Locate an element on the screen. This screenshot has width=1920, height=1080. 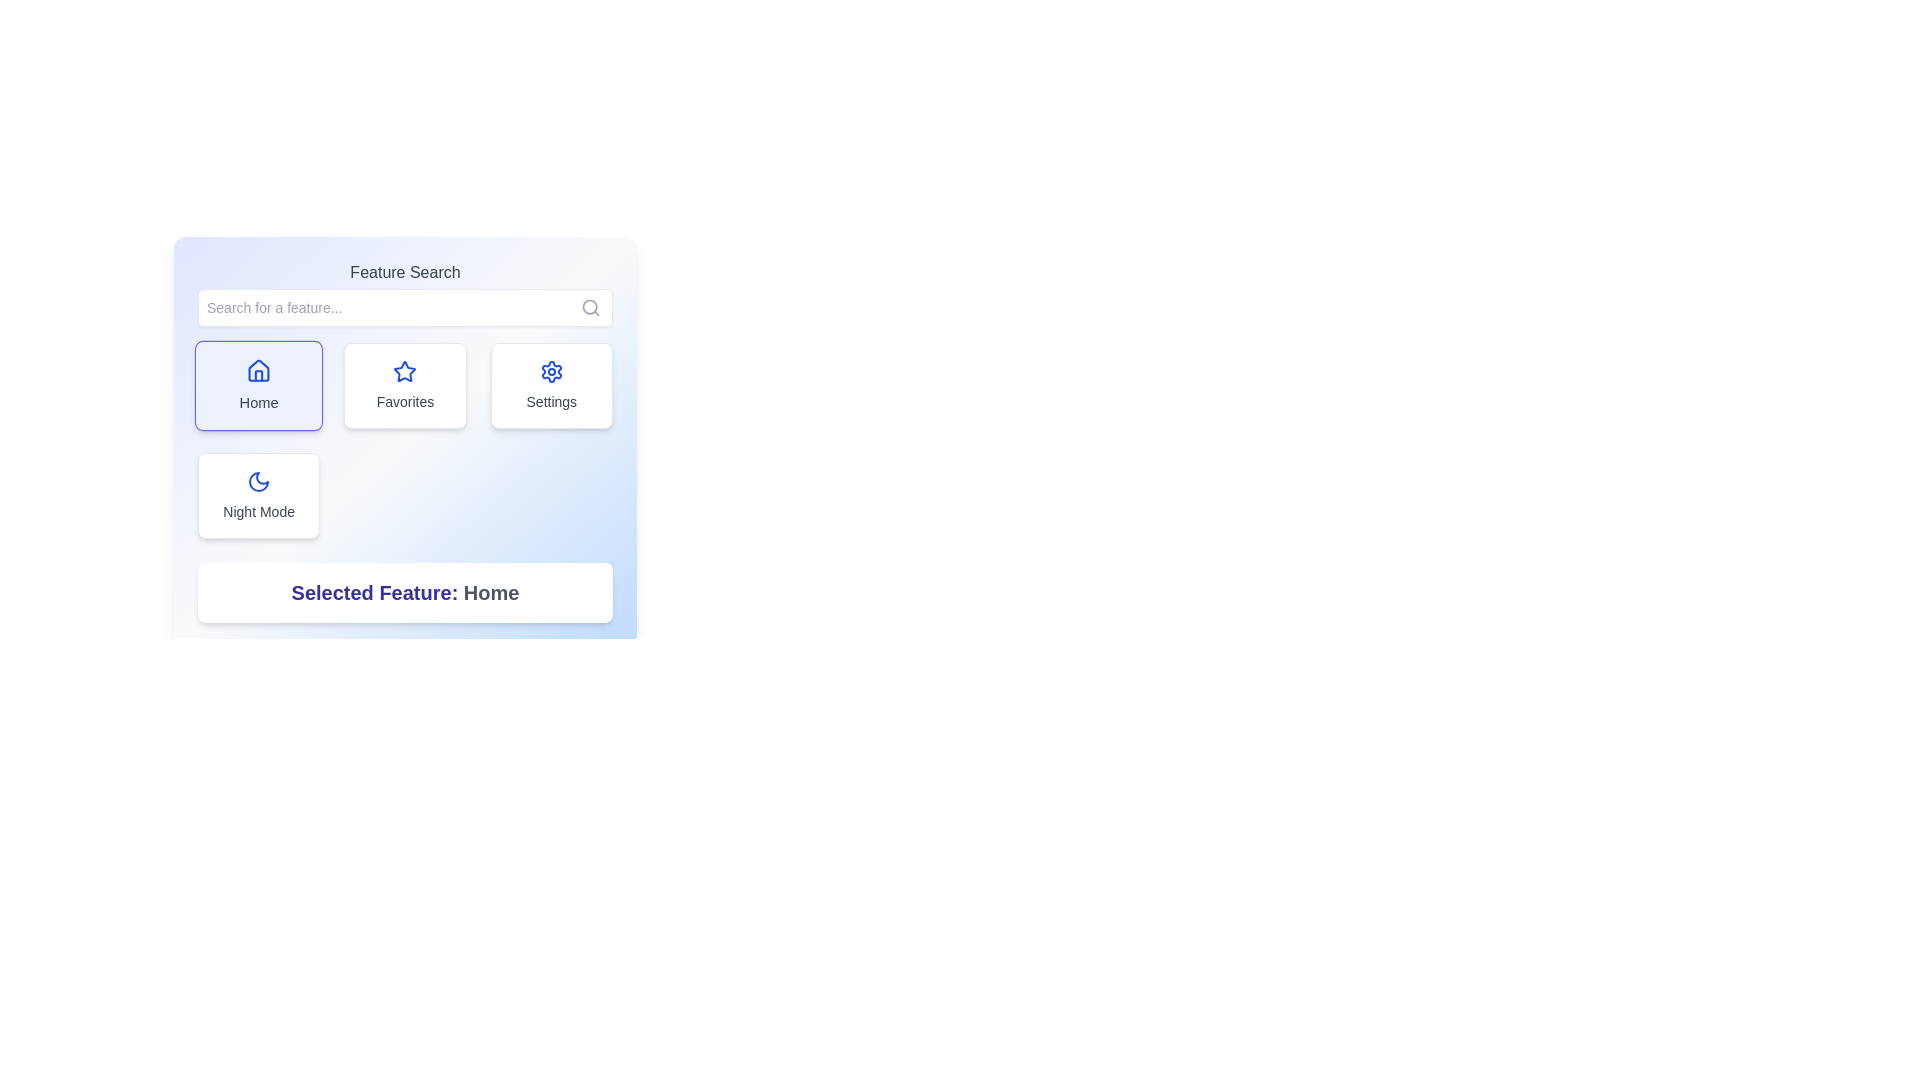
the search input field located at the top of the 'Feature Search' group is located at coordinates (404, 308).